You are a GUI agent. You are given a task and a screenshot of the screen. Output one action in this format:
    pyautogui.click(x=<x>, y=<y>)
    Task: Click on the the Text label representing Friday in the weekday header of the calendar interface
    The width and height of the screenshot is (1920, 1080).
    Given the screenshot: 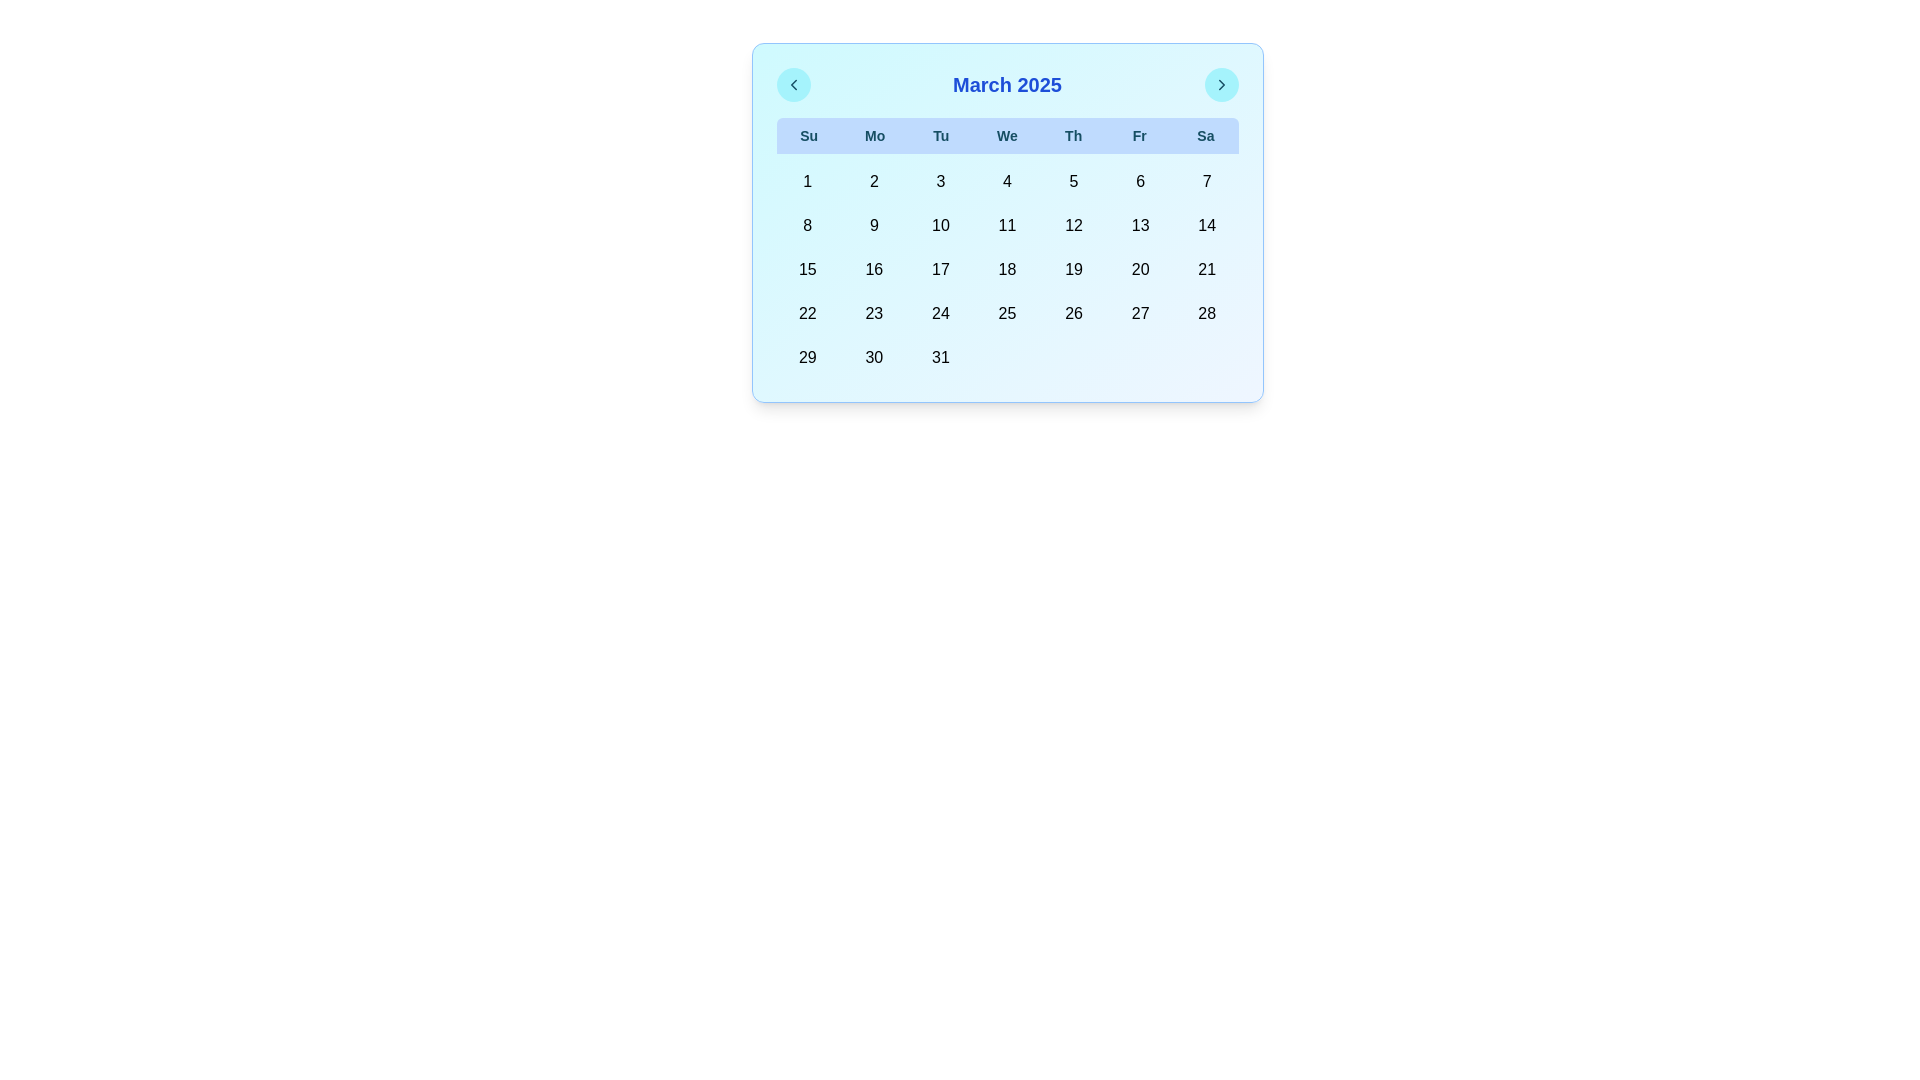 What is the action you would take?
    pyautogui.click(x=1139, y=135)
    